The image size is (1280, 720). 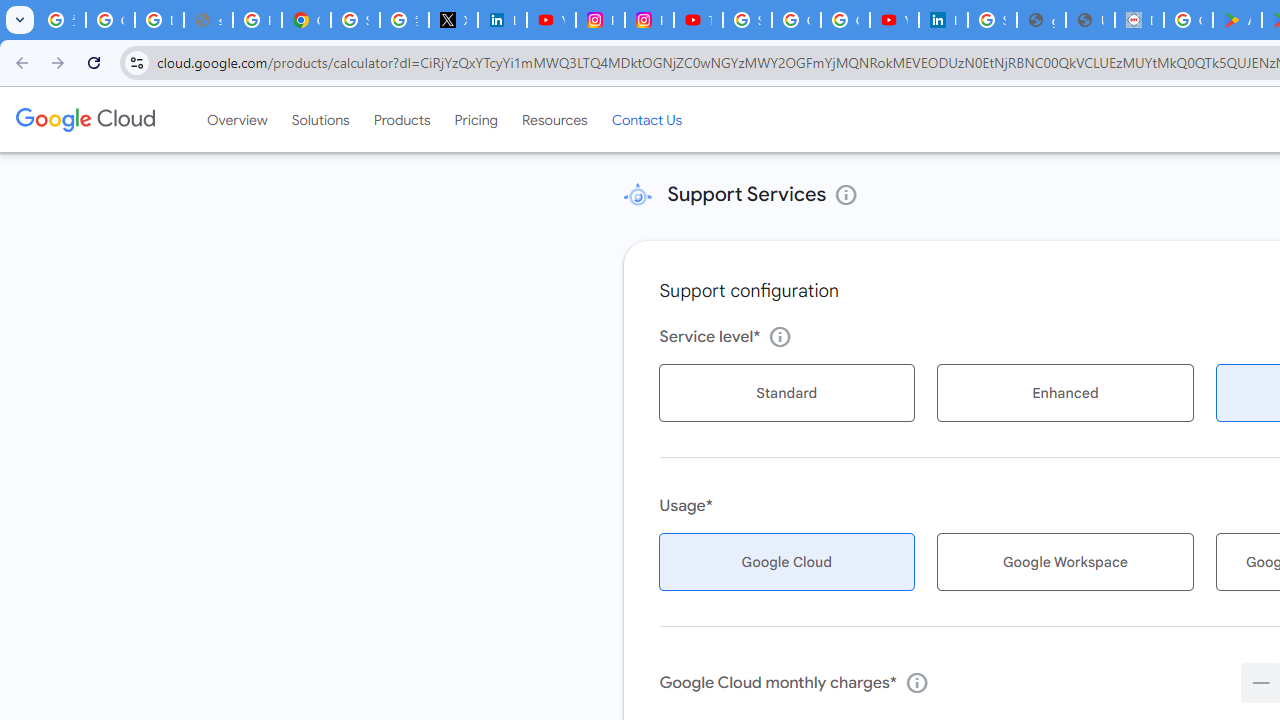 What do you see at coordinates (452, 20) in the screenshot?
I see `'X'` at bounding box center [452, 20].